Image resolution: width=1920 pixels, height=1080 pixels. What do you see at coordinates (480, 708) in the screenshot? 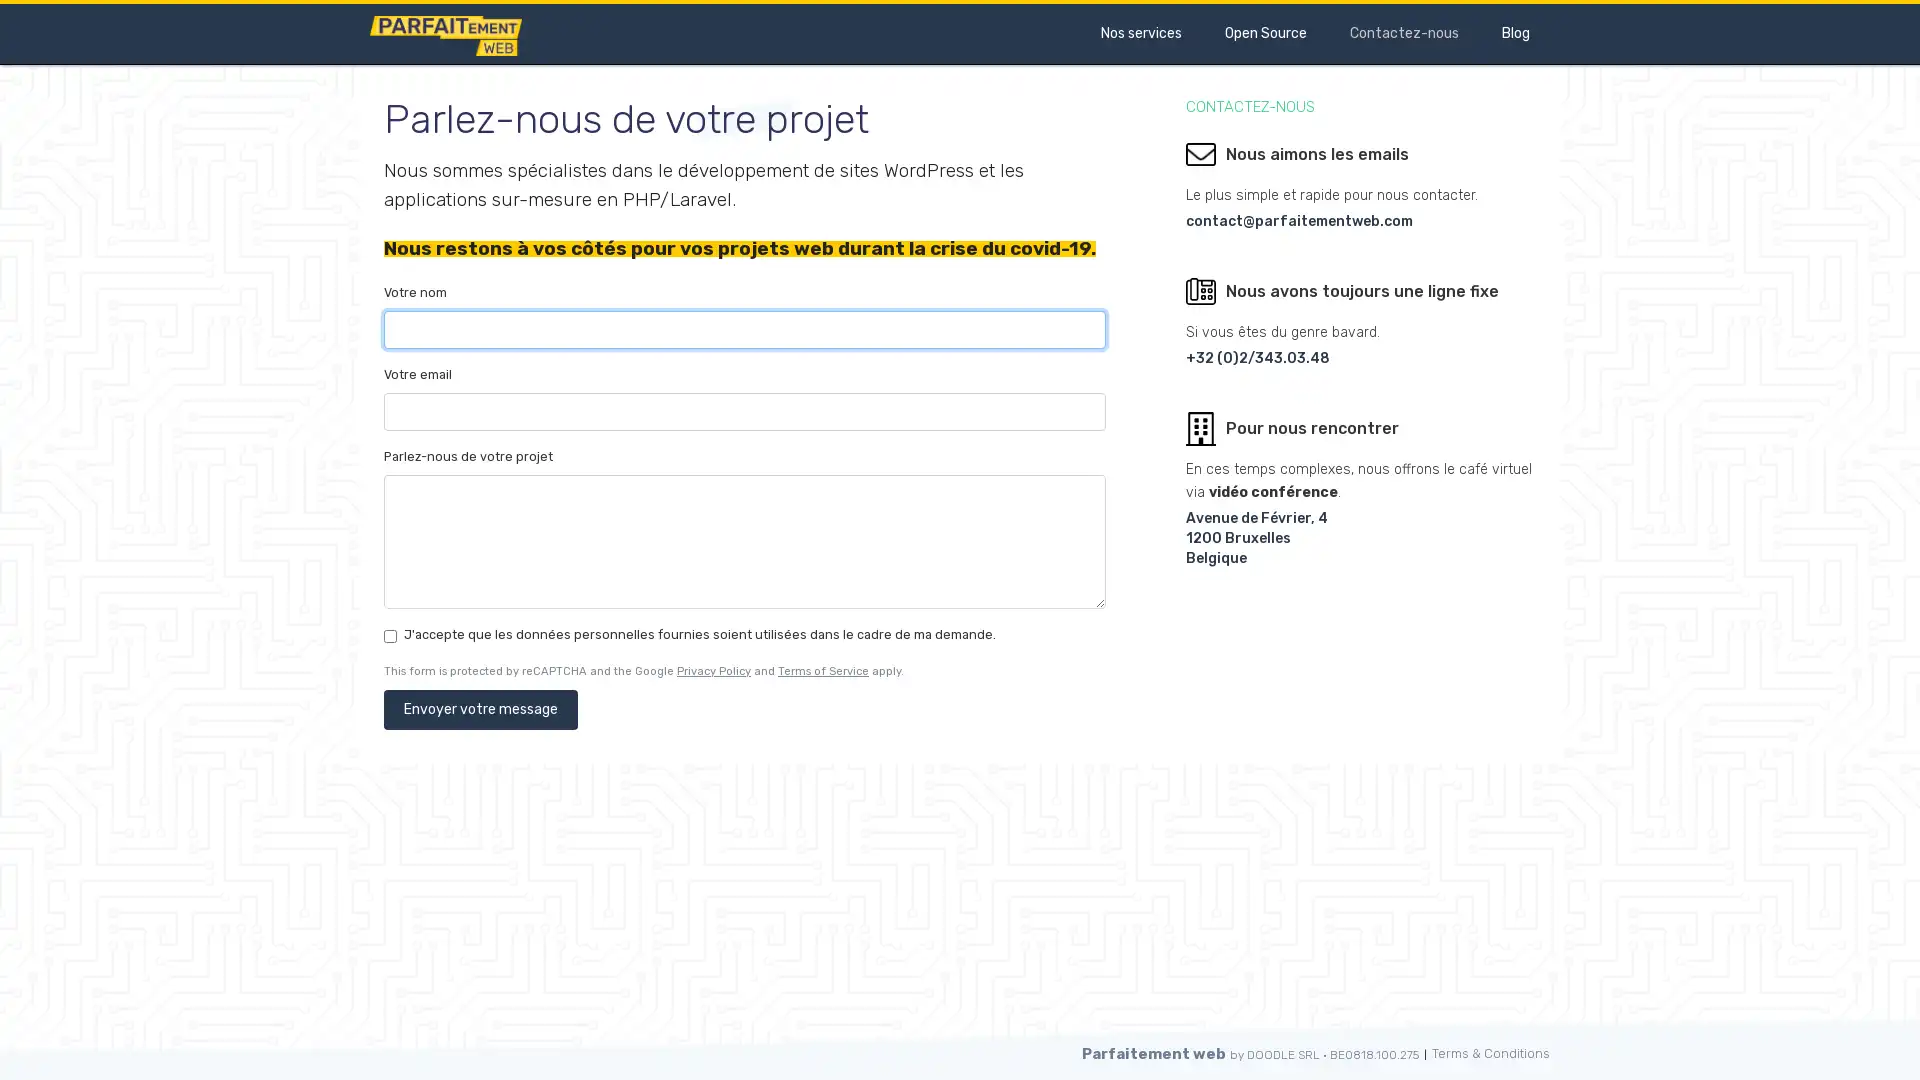
I see `Envoyer votre message` at bounding box center [480, 708].